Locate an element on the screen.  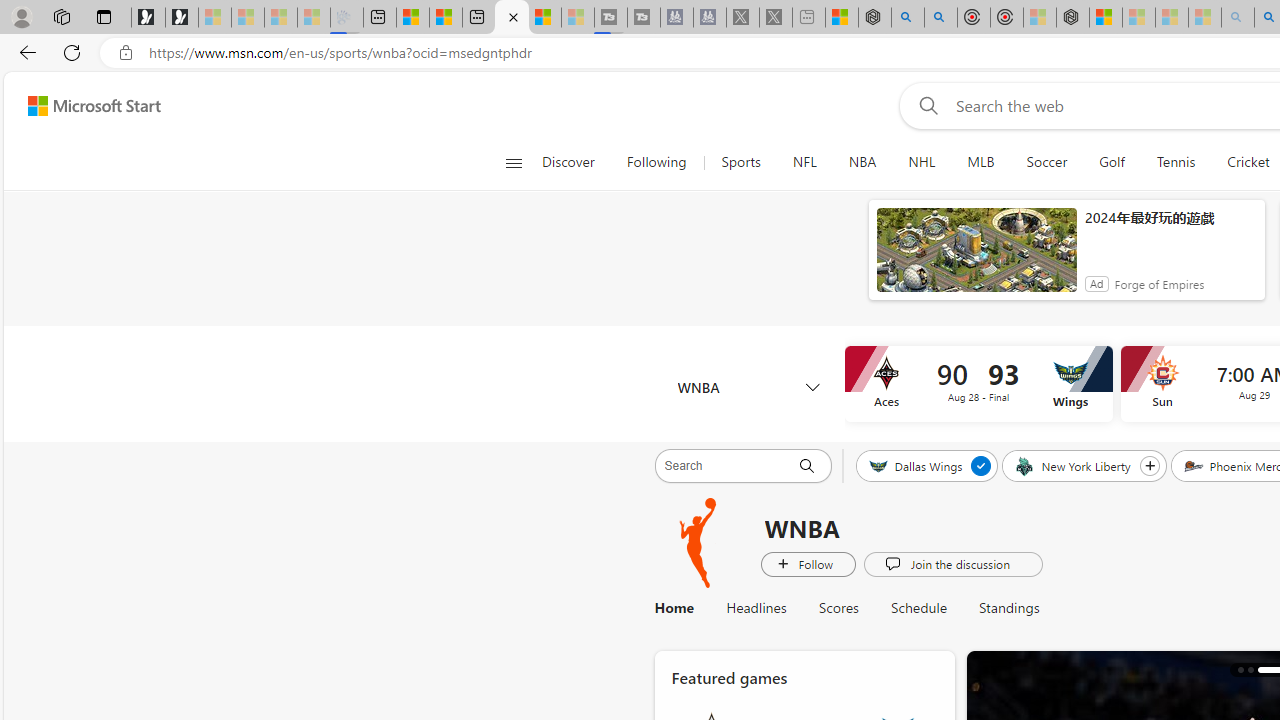
'Class: button-glyph' is located at coordinates (513, 162).